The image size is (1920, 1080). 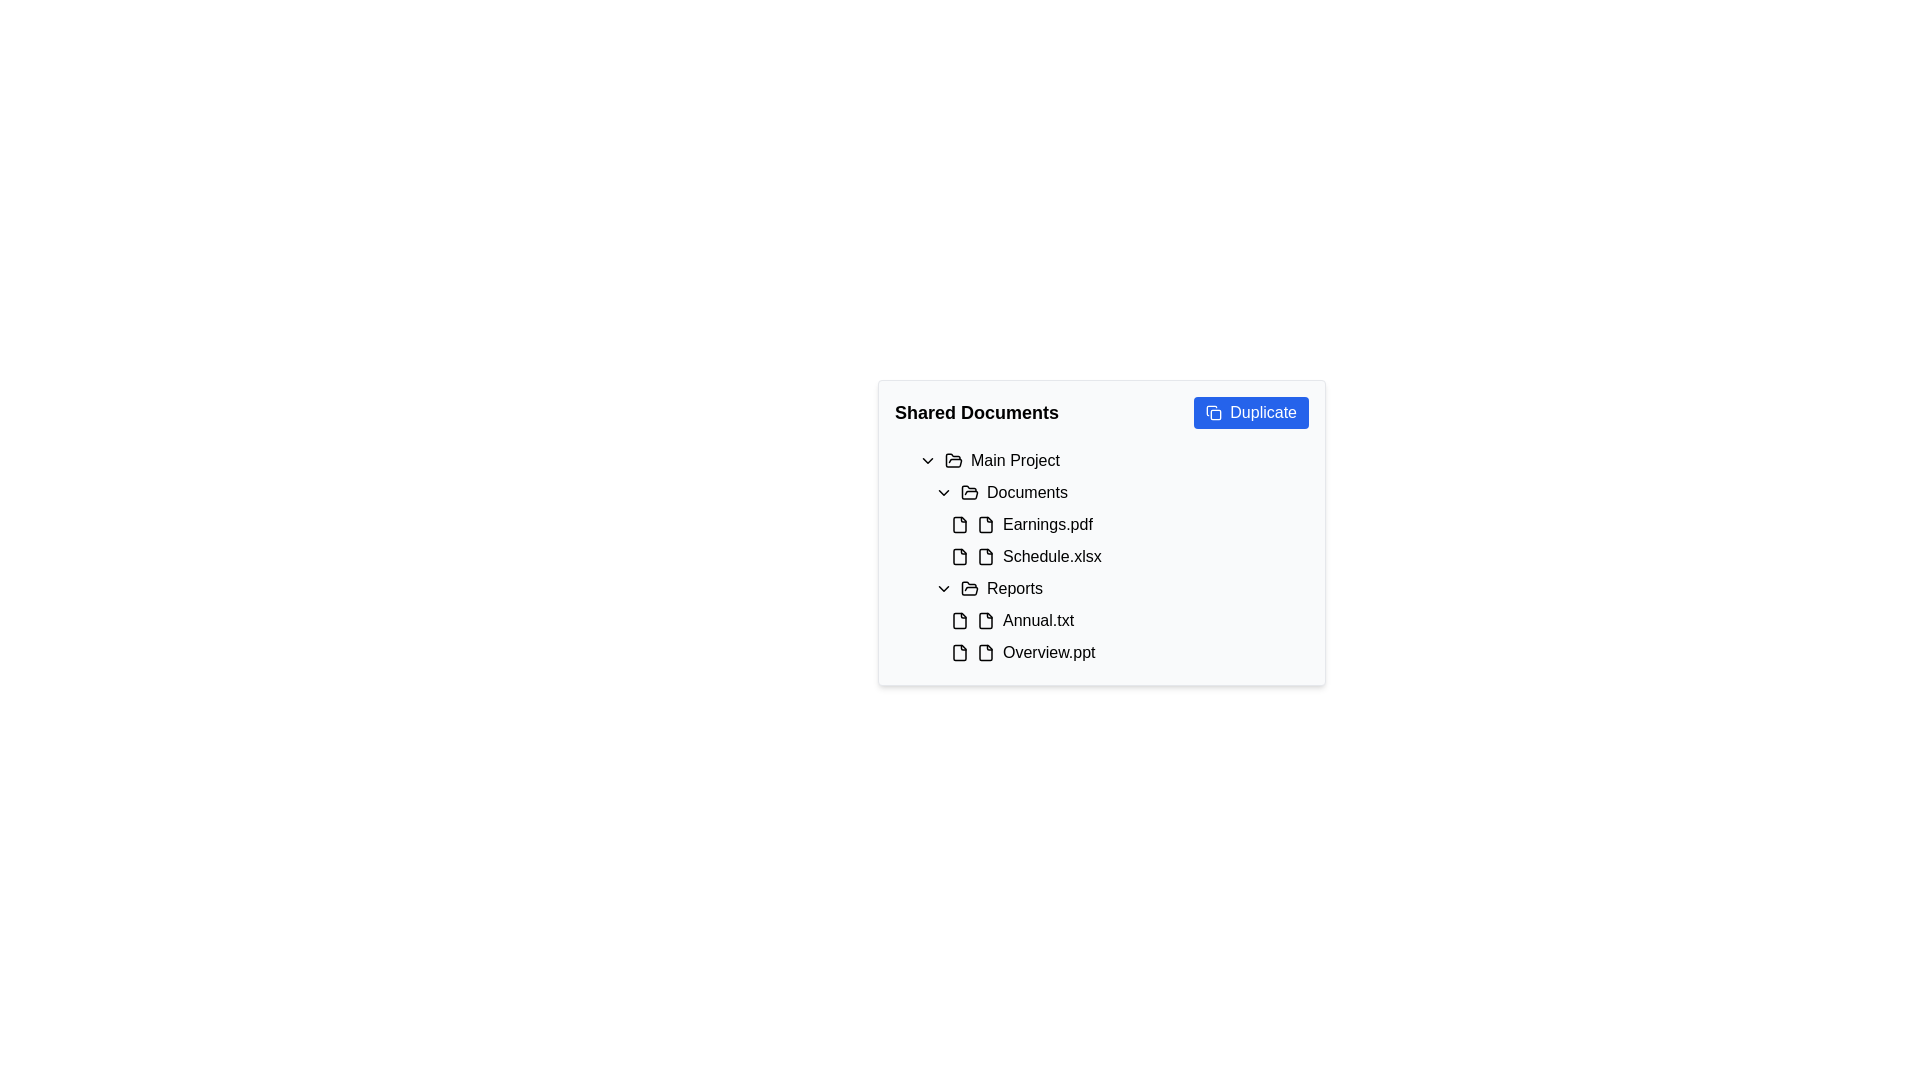 I want to click on the icon that serves as a visual indicator for the document 'Earnings.pdf', which is located immediately to the left of the text 'Earnings.pdf', so click(x=960, y=523).